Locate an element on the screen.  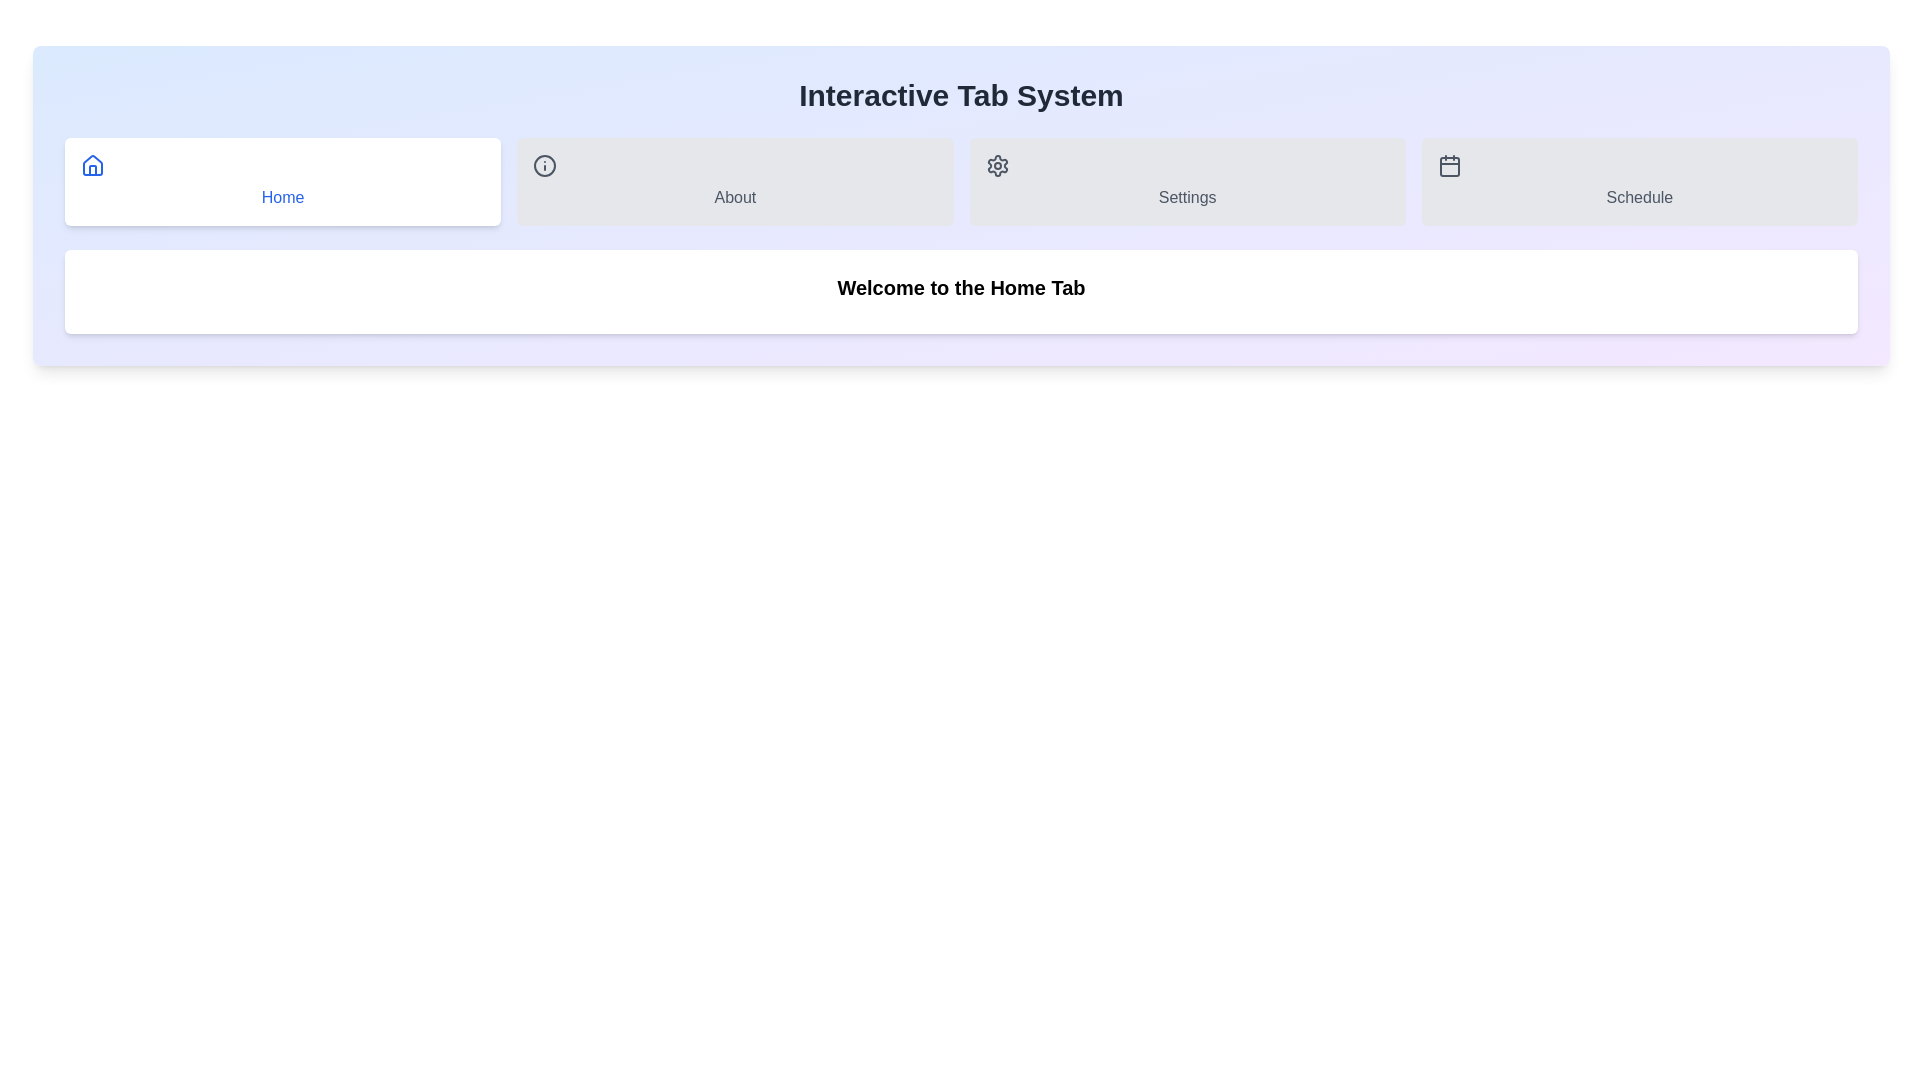
the Settings tab by clicking its respective button is located at coordinates (1186, 181).